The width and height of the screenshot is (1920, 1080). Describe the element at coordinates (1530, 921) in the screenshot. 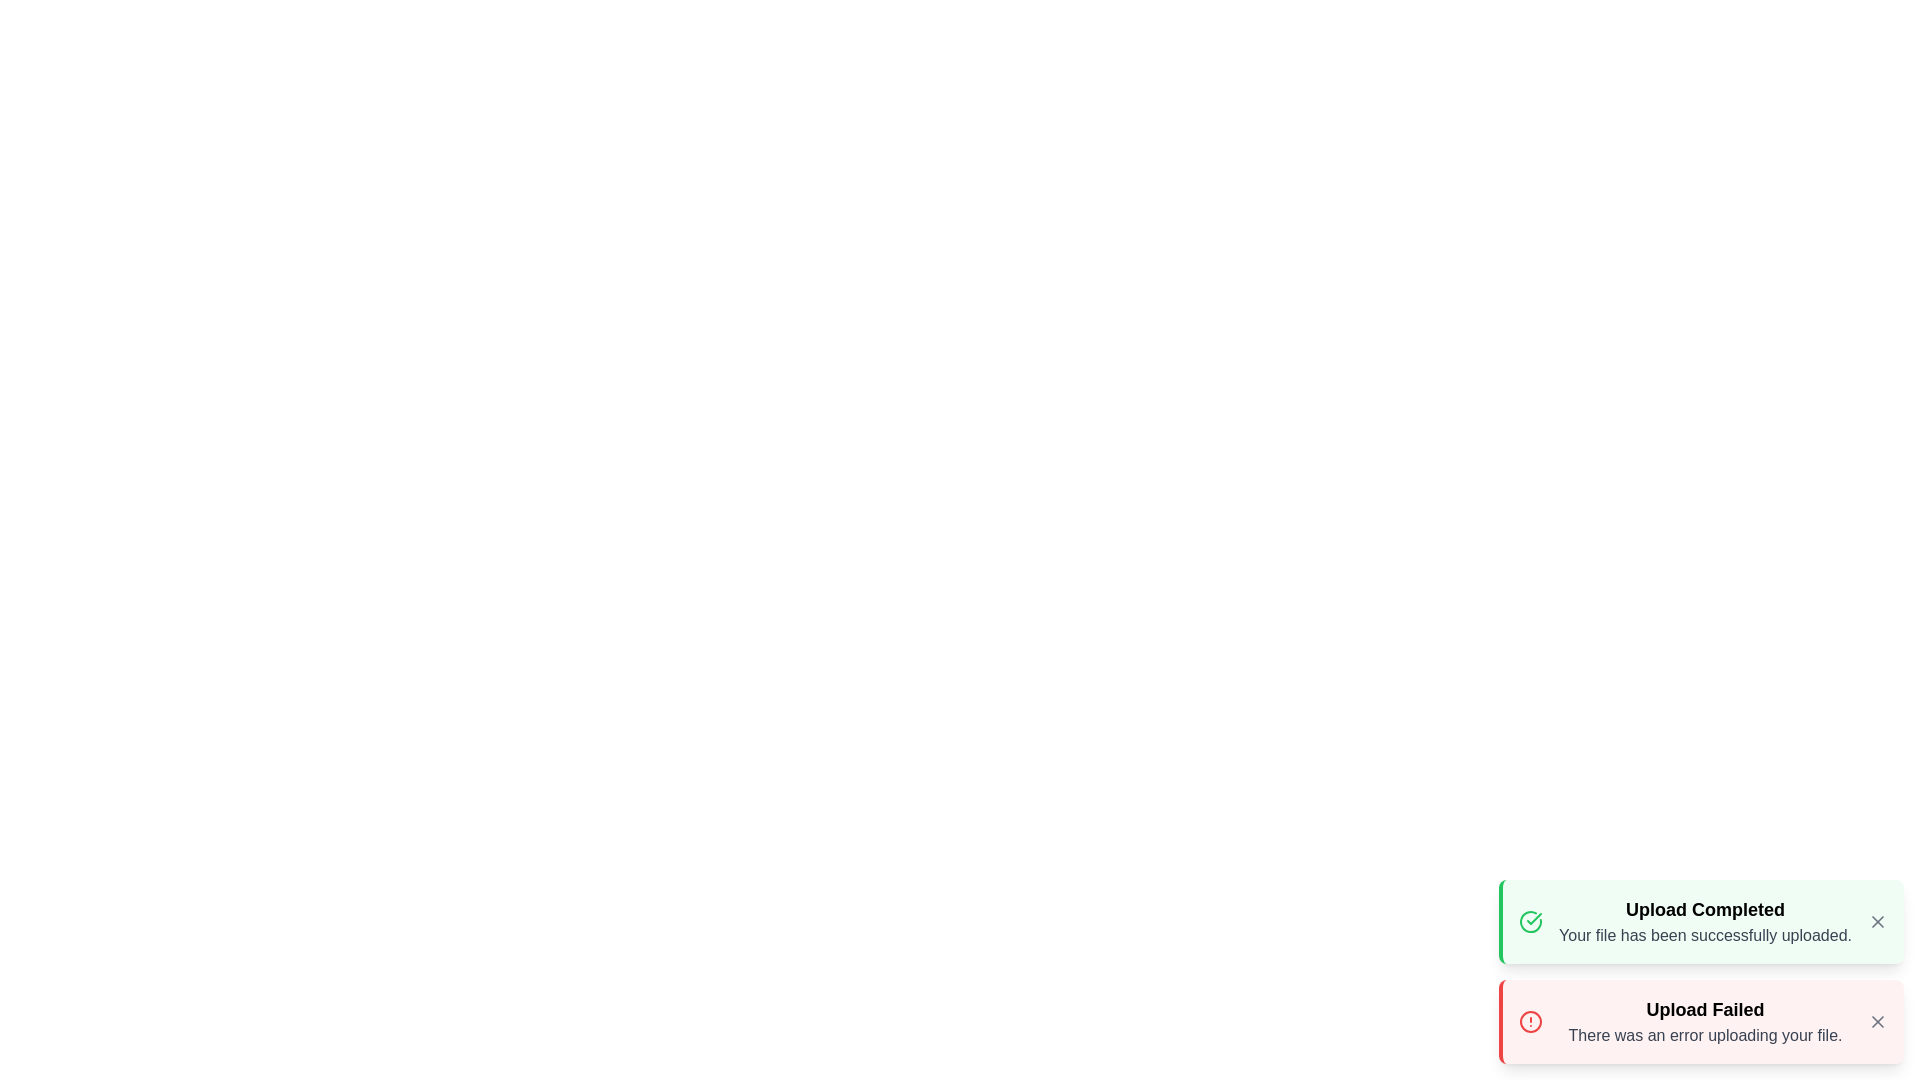

I see `the green circular icon with a check mark located to the left of the text 'Upload Completed' within a green box` at that location.